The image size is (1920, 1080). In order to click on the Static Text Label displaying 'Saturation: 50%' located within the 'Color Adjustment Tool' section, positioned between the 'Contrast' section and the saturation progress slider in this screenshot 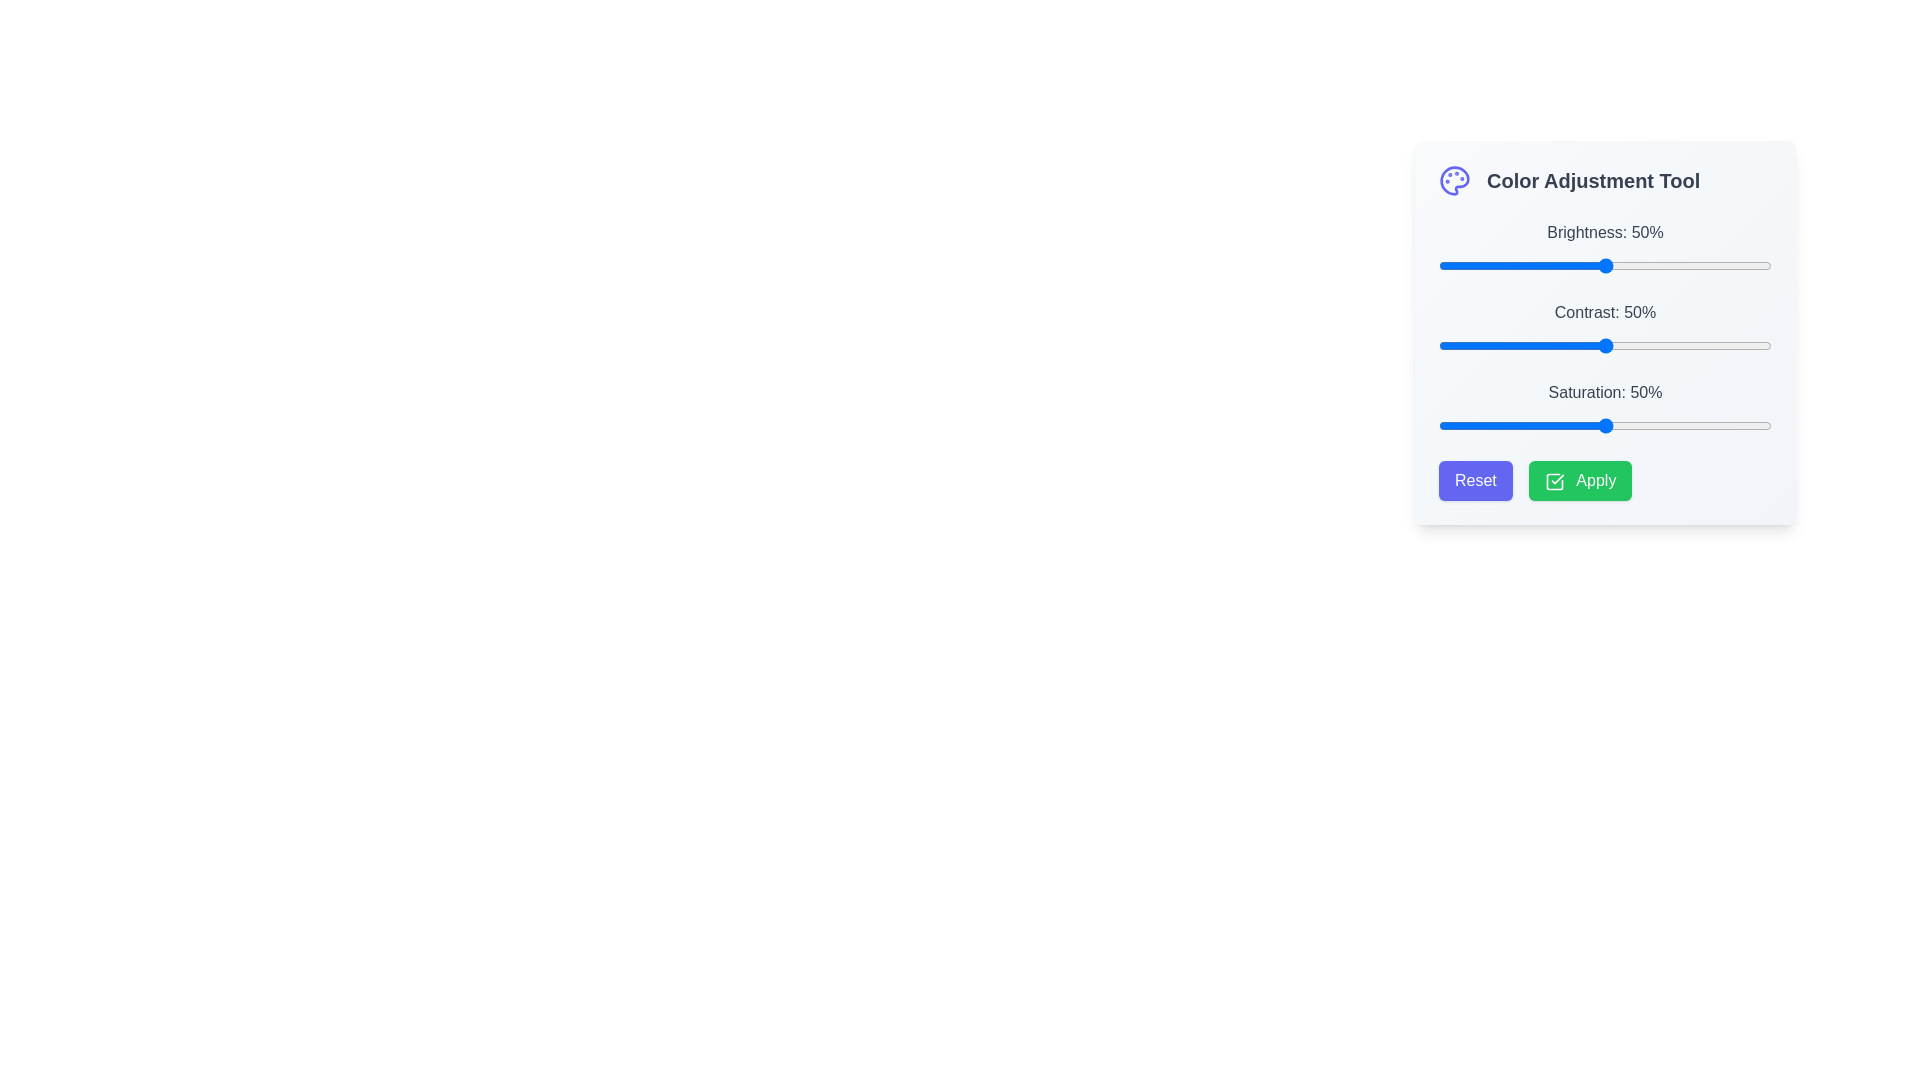, I will do `click(1605, 393)`.